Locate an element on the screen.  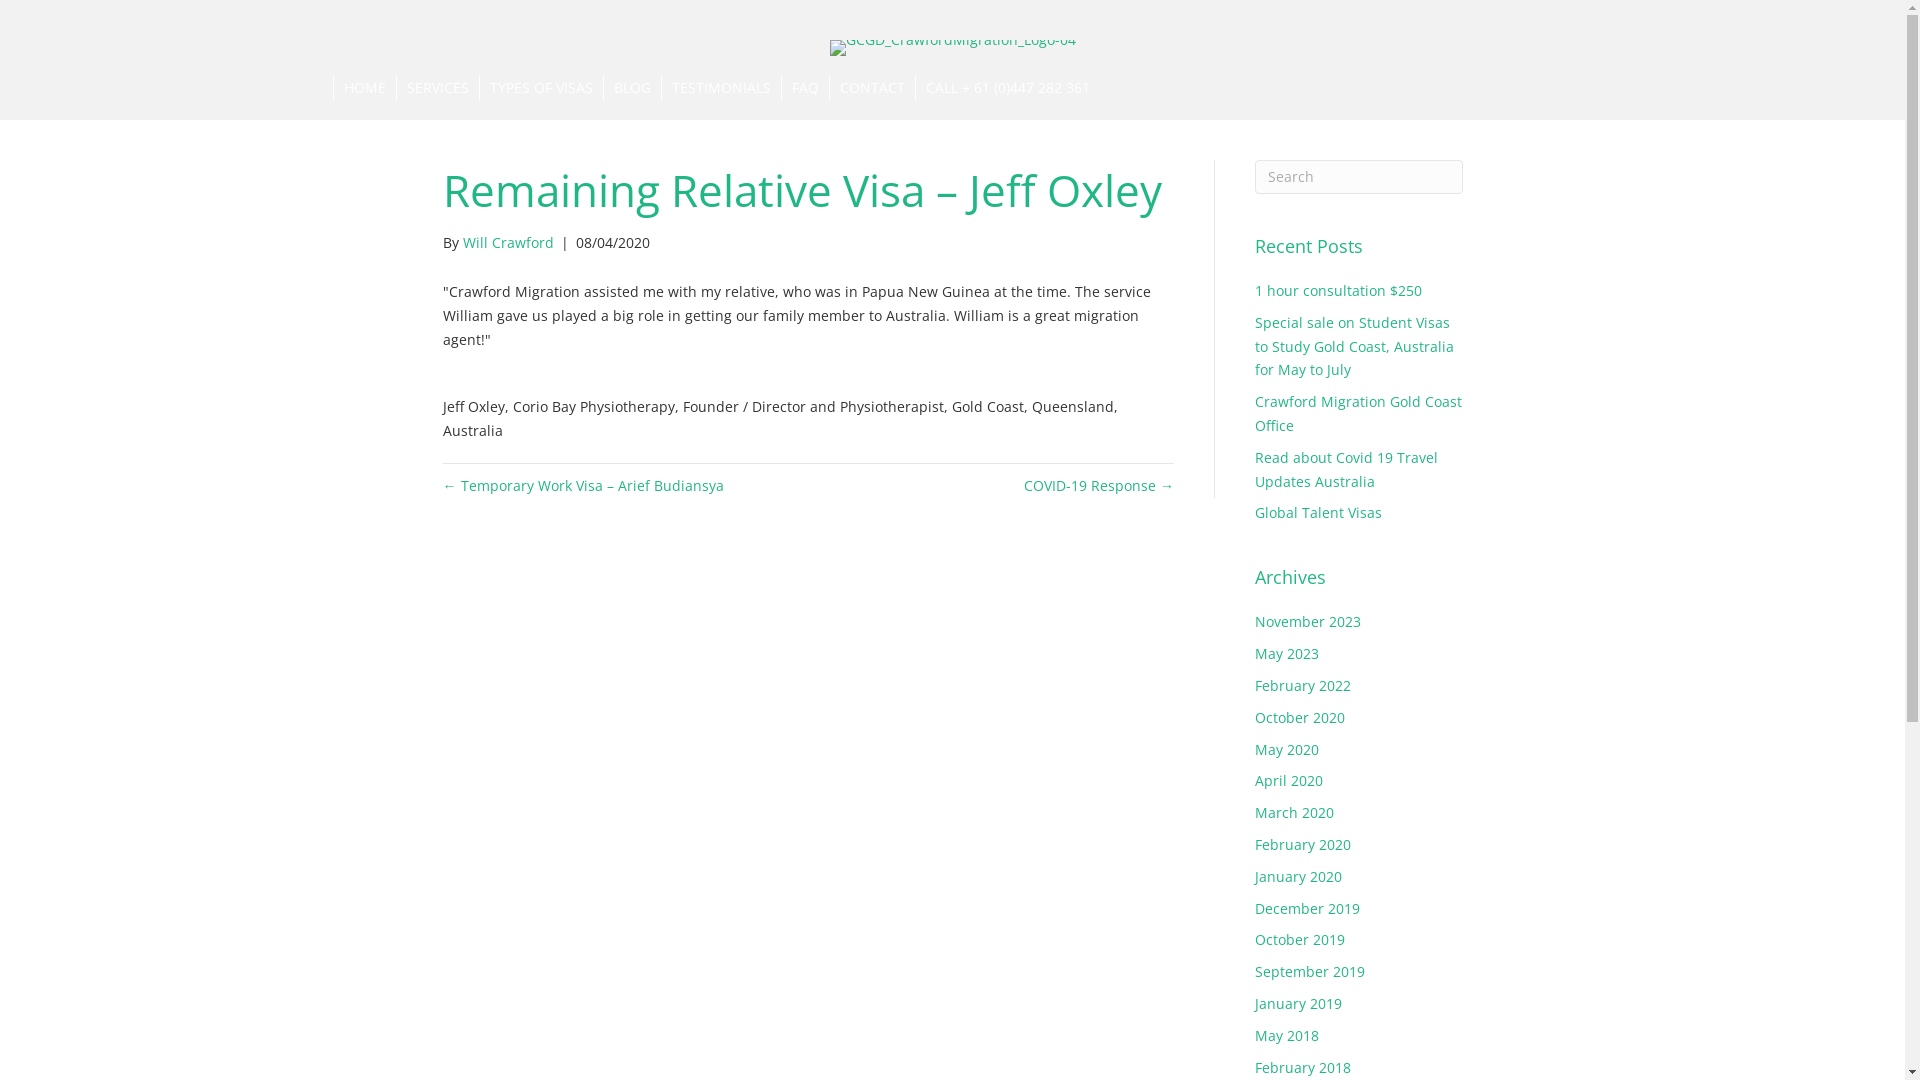
'Read about Covid 19 Travel Updates Australia' is located at coordinates (1346, 469).